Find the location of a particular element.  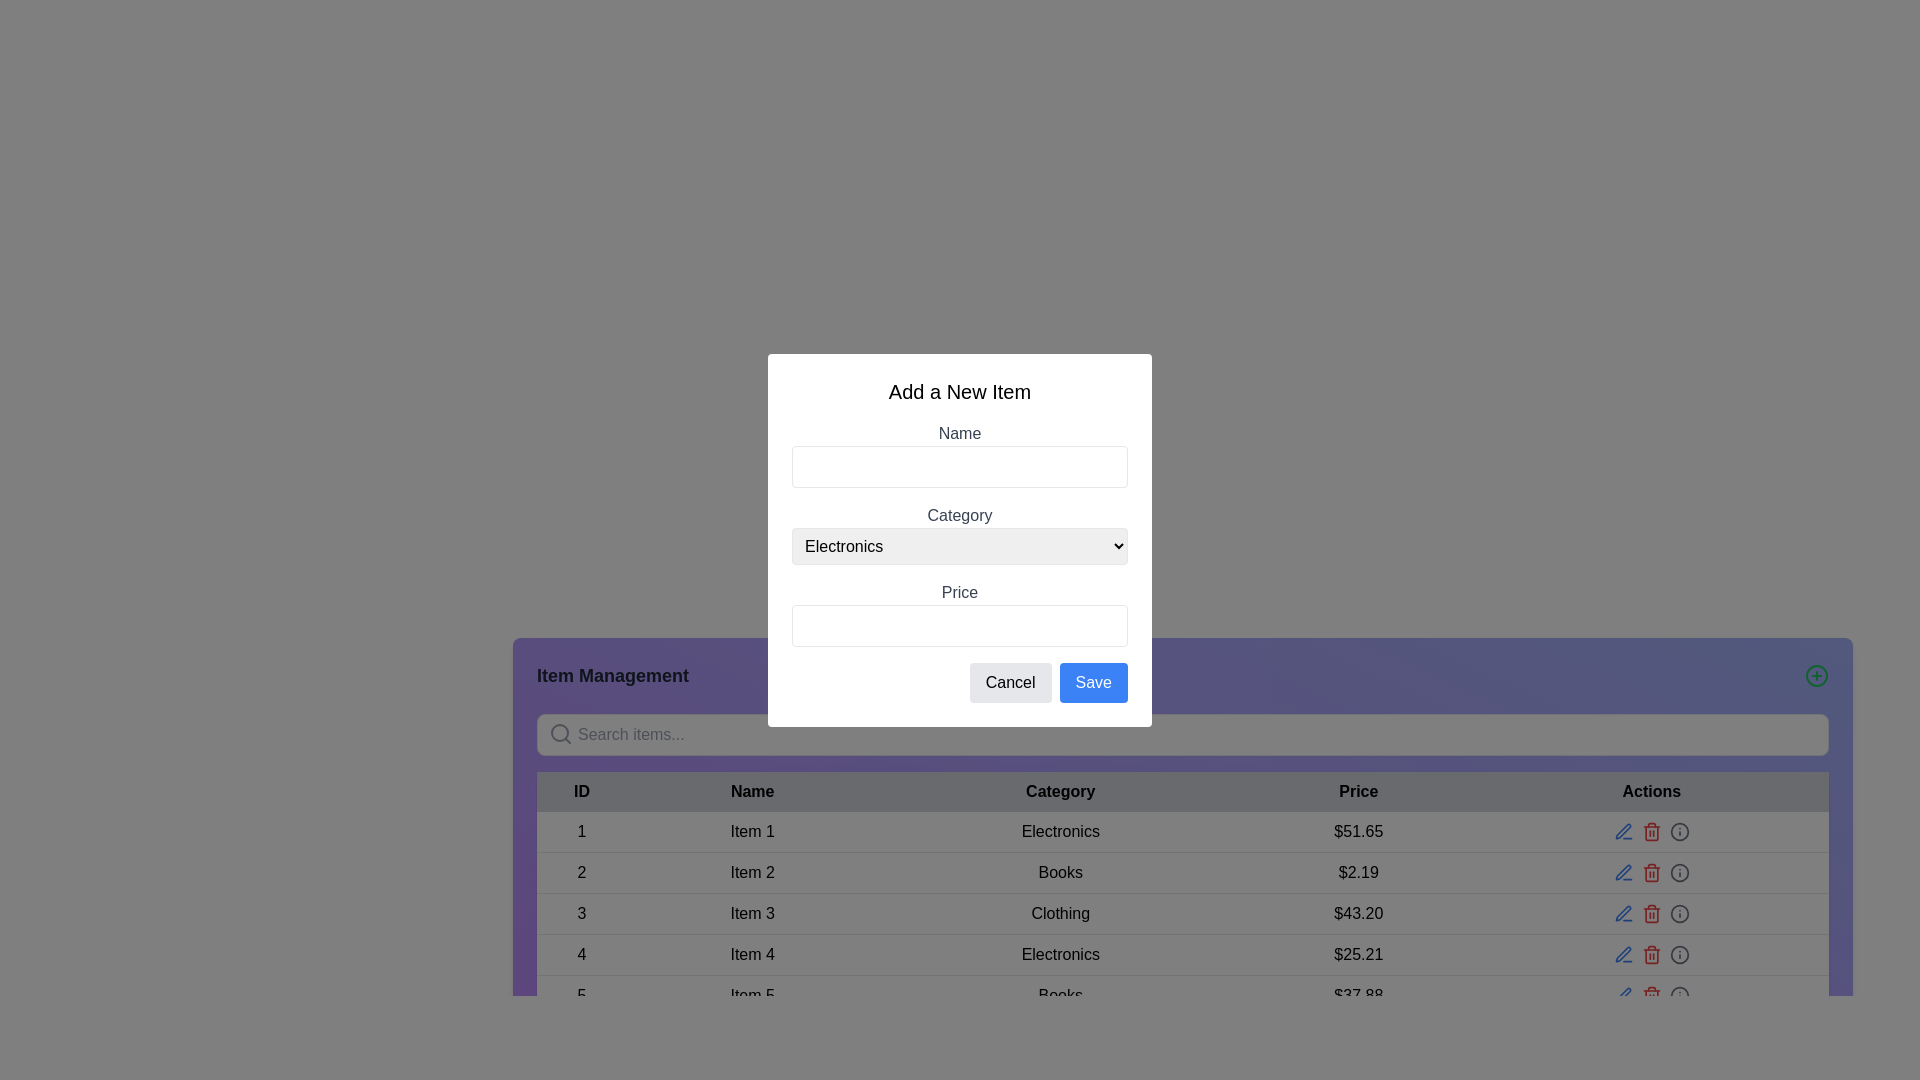

the Dropdown menu in the 'Add a New Item' modal is located at coordinates (960, 540).